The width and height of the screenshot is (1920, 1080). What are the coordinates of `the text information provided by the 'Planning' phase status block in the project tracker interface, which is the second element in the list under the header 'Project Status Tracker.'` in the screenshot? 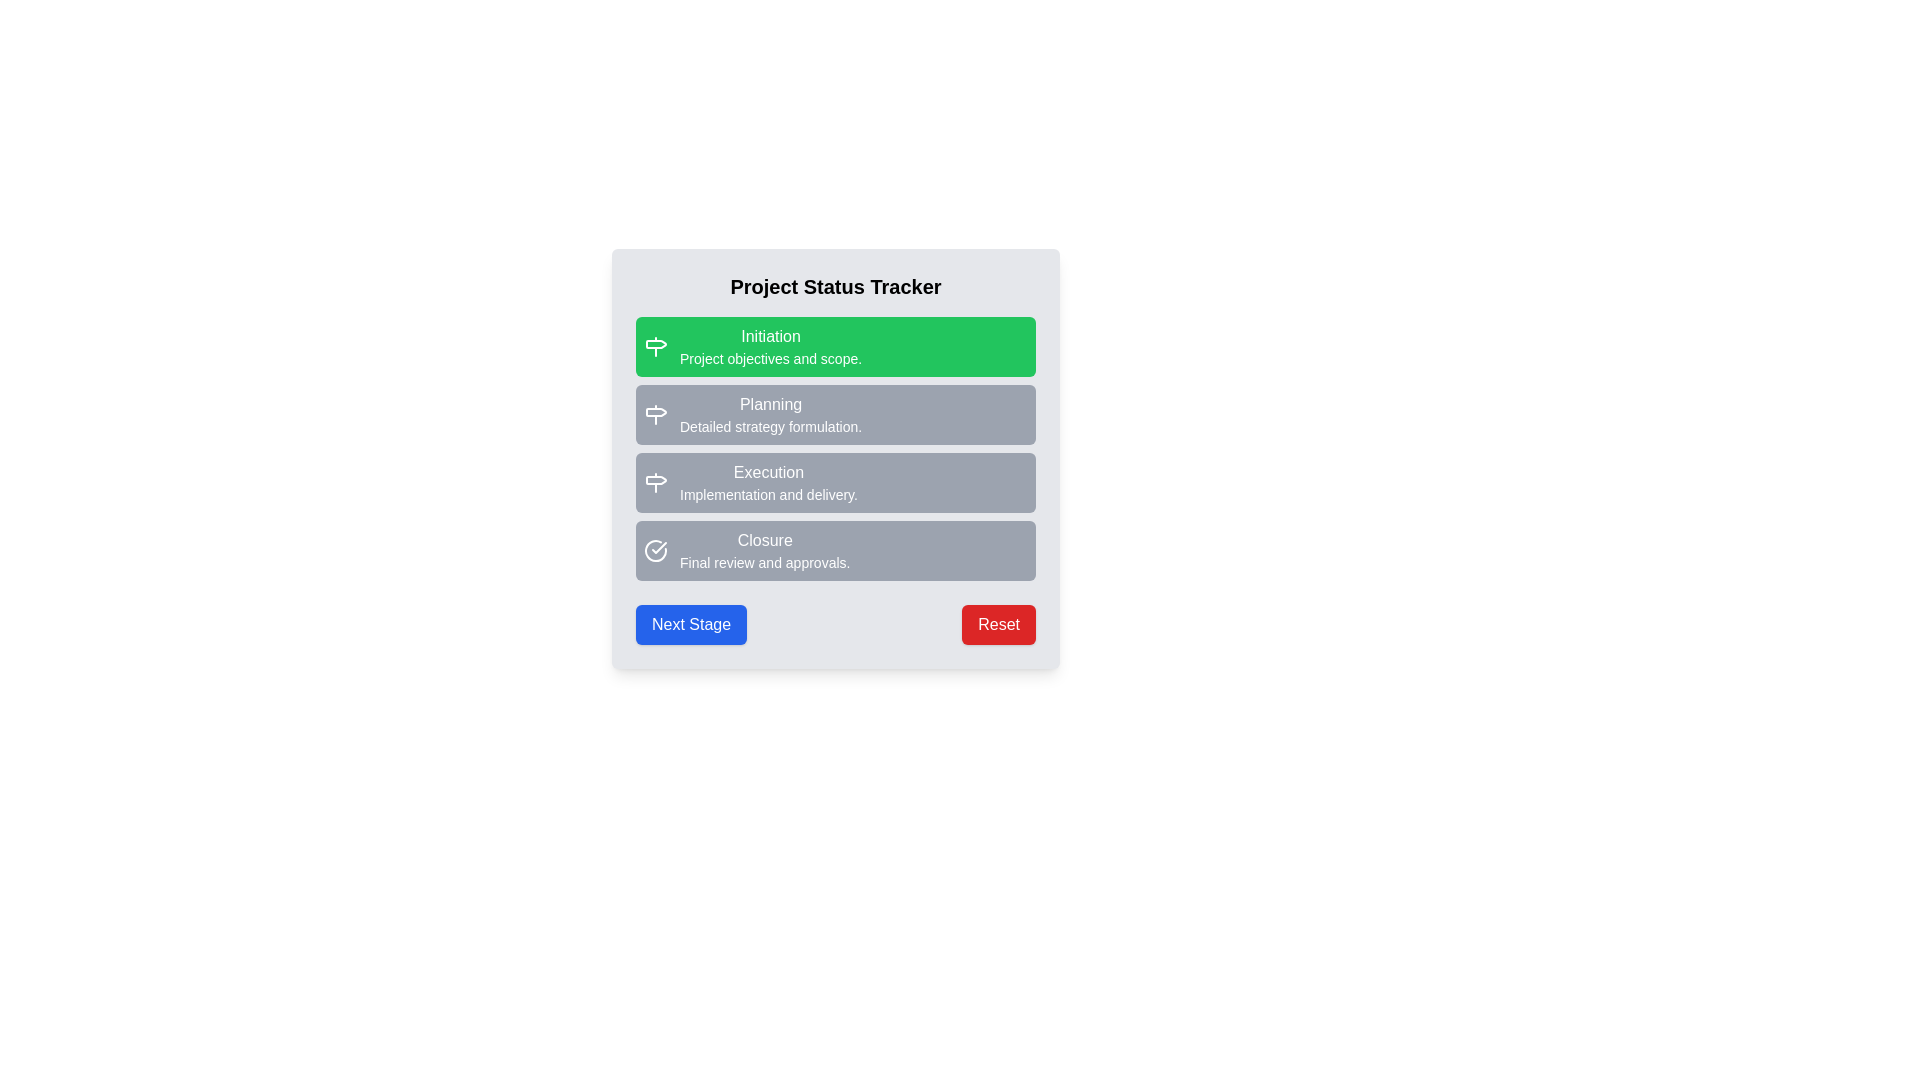 It's located at (835, 414).